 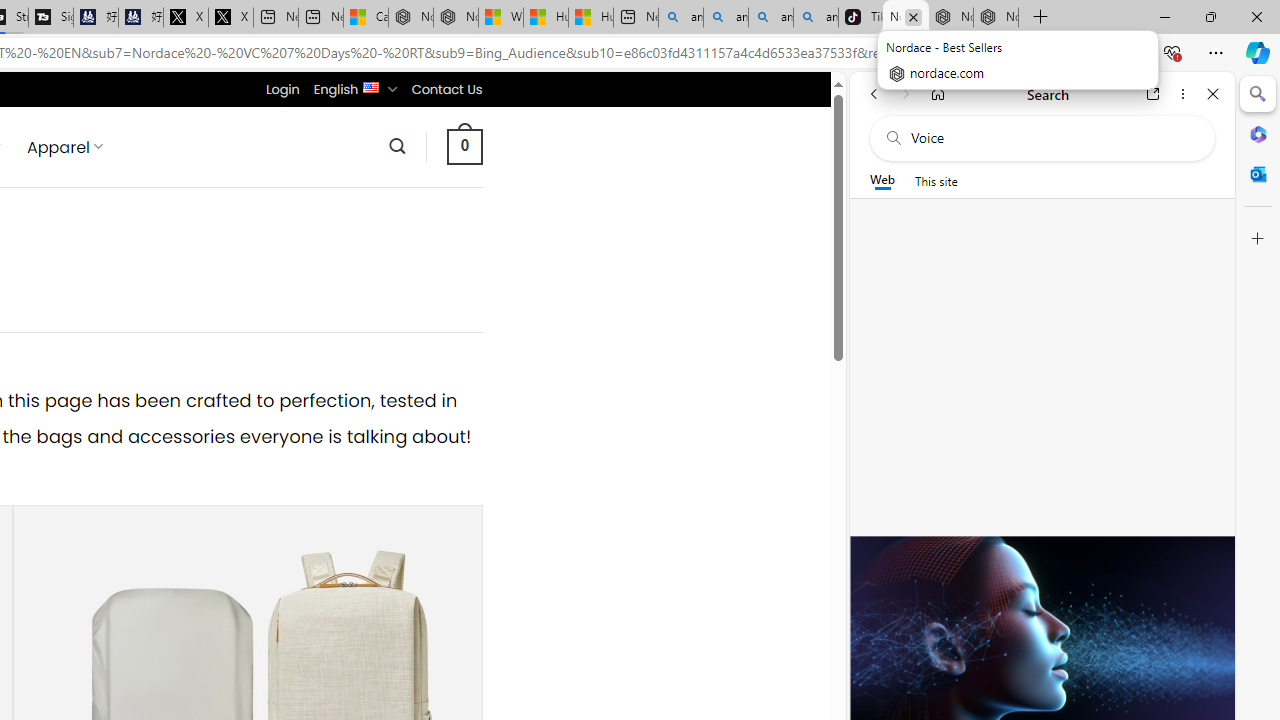 I want to click on 'Contact Us', so click(x=445, y=88).